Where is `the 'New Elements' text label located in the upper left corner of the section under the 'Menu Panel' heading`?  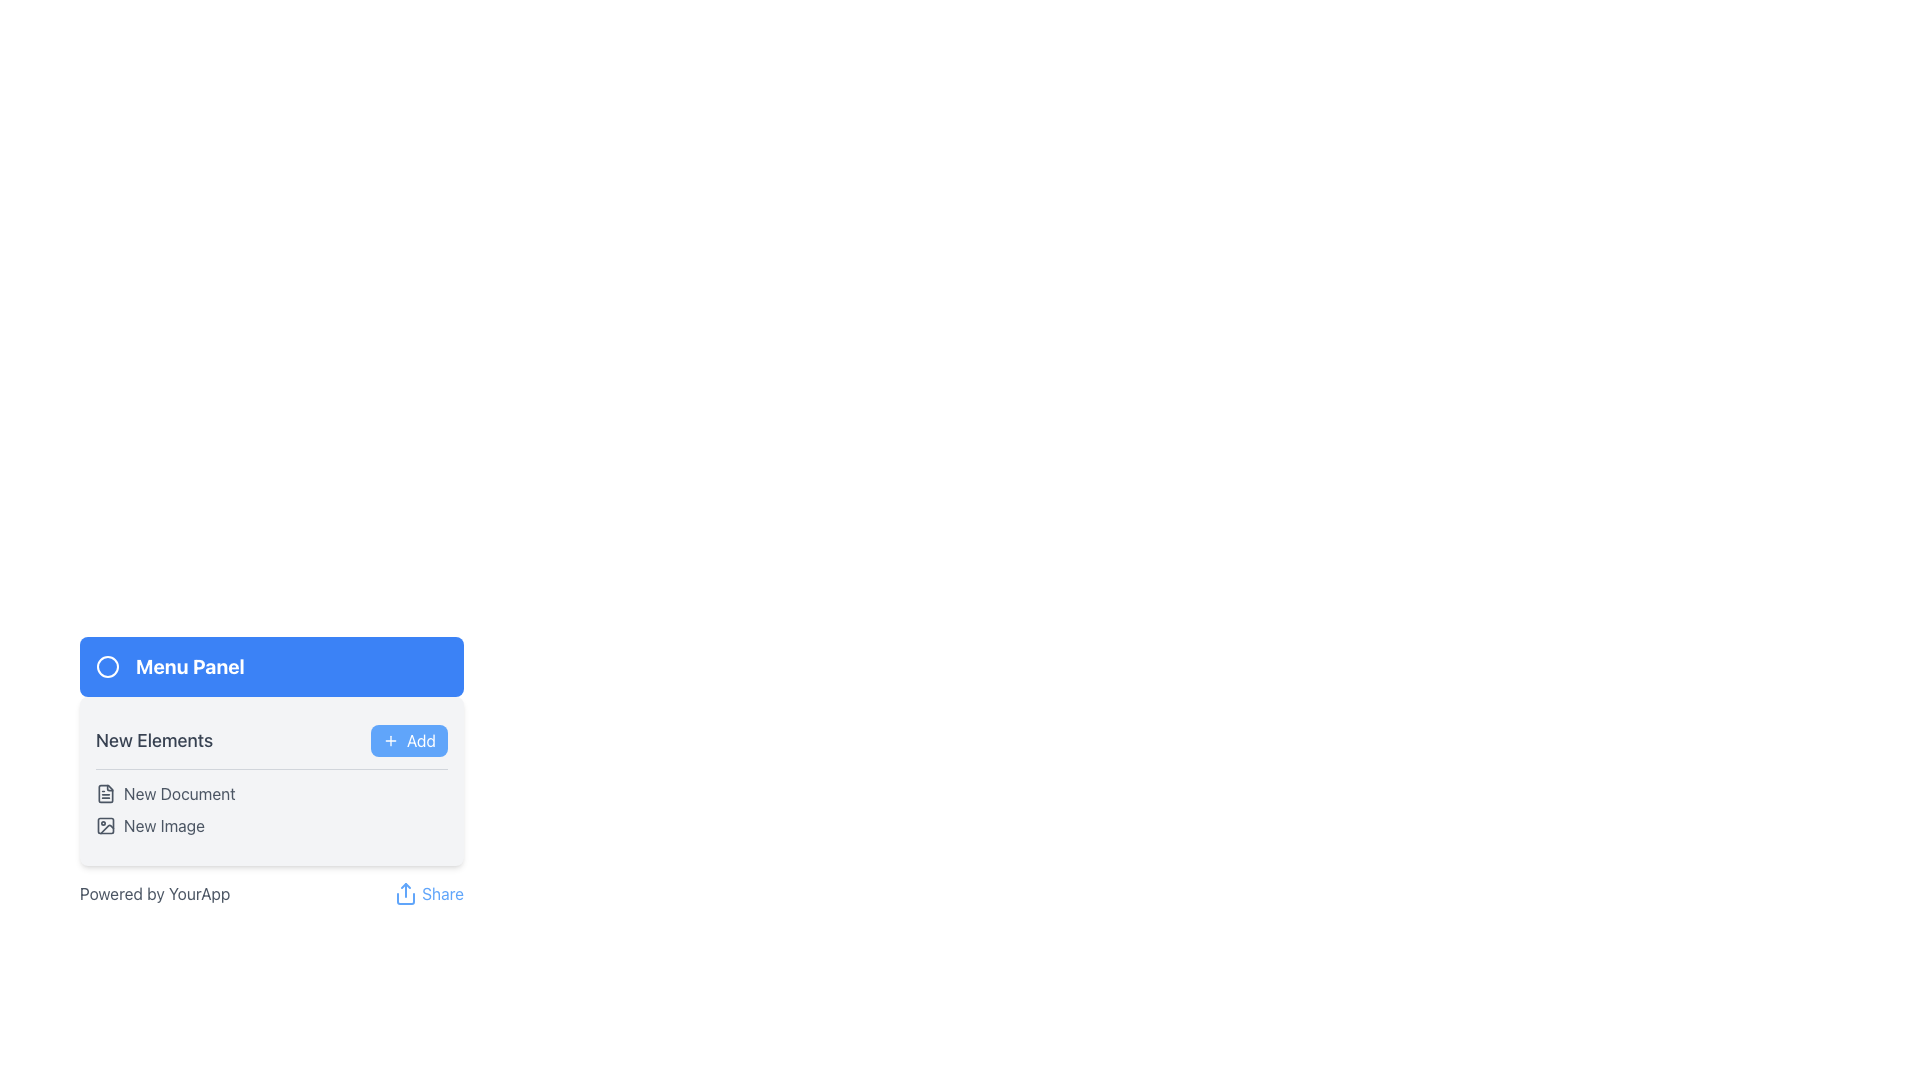 the 'New Elements' text label located in the upper left corner of the section under the 'Menu Panel' heading is located at coordinates (153, 740).